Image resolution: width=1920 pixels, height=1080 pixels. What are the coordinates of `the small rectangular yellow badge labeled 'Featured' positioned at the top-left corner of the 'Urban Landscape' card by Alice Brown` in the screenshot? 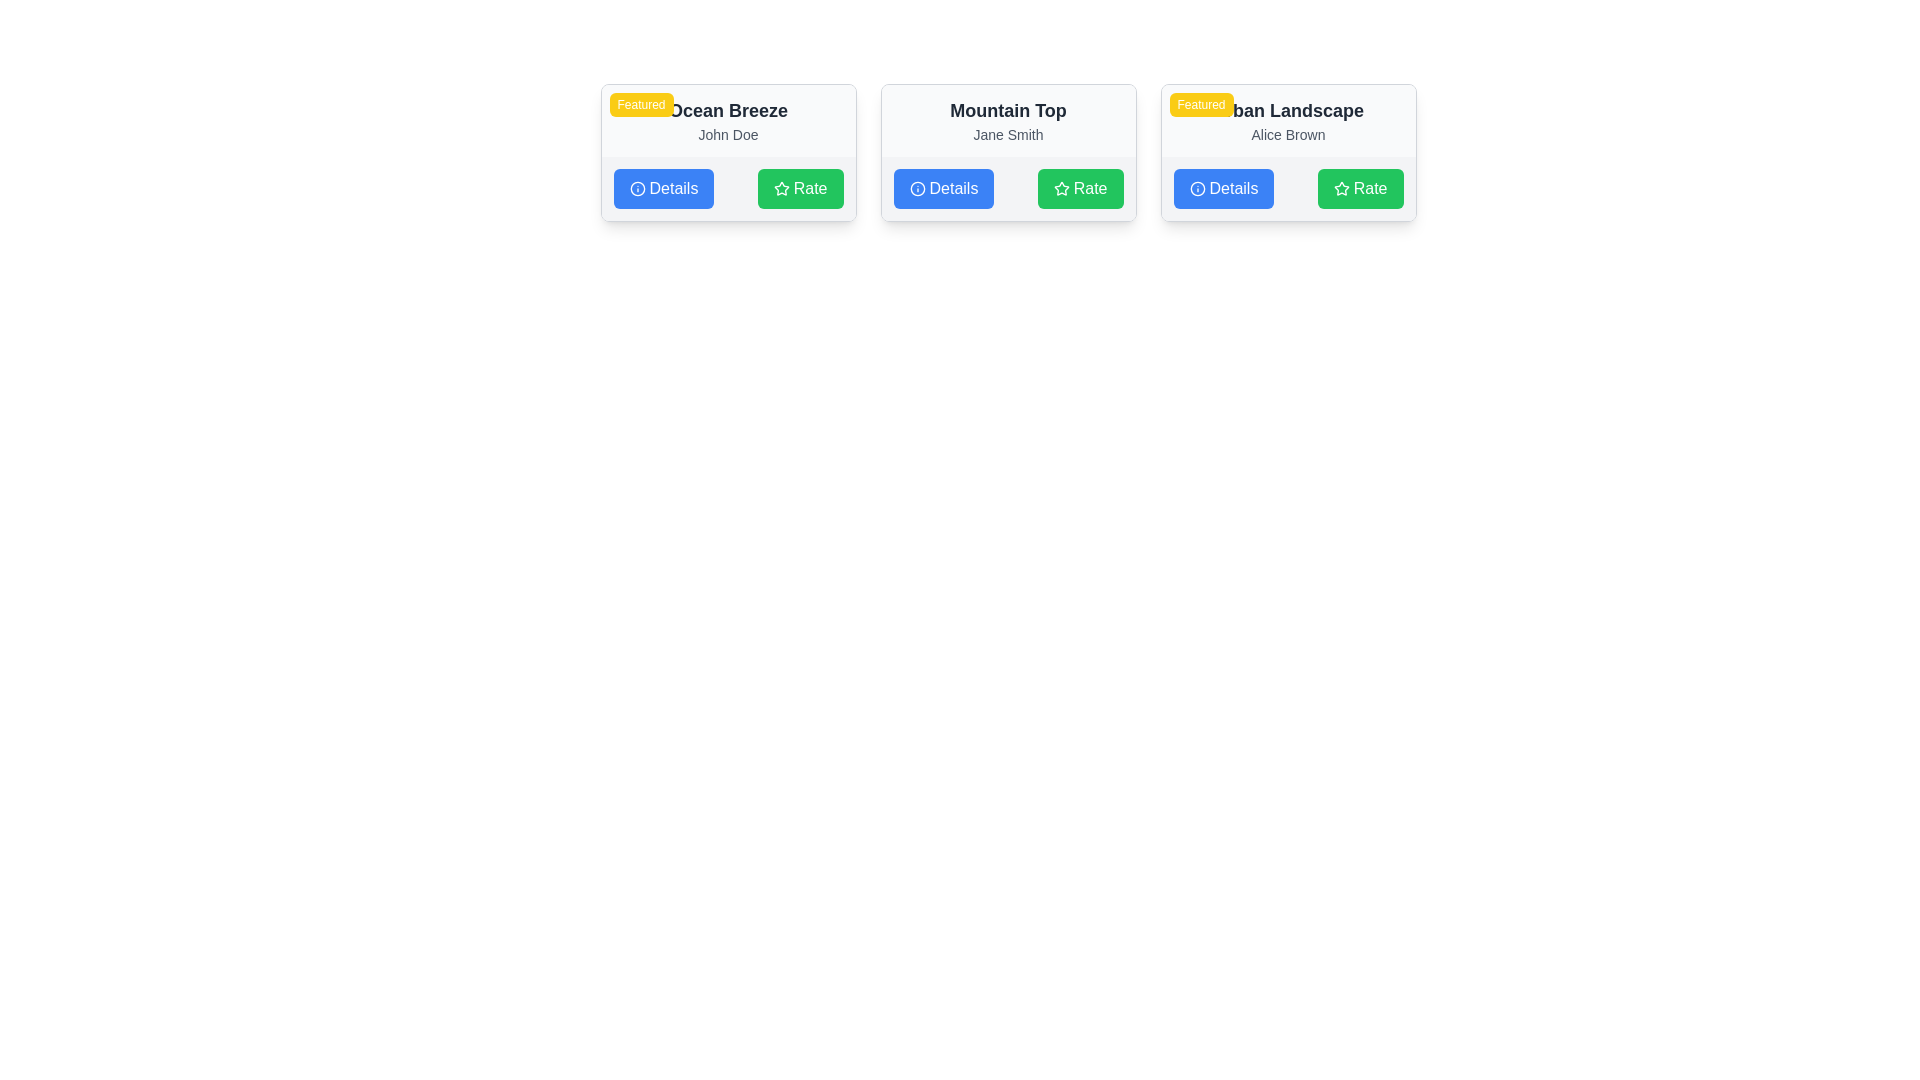 It's located at (1200, 104).